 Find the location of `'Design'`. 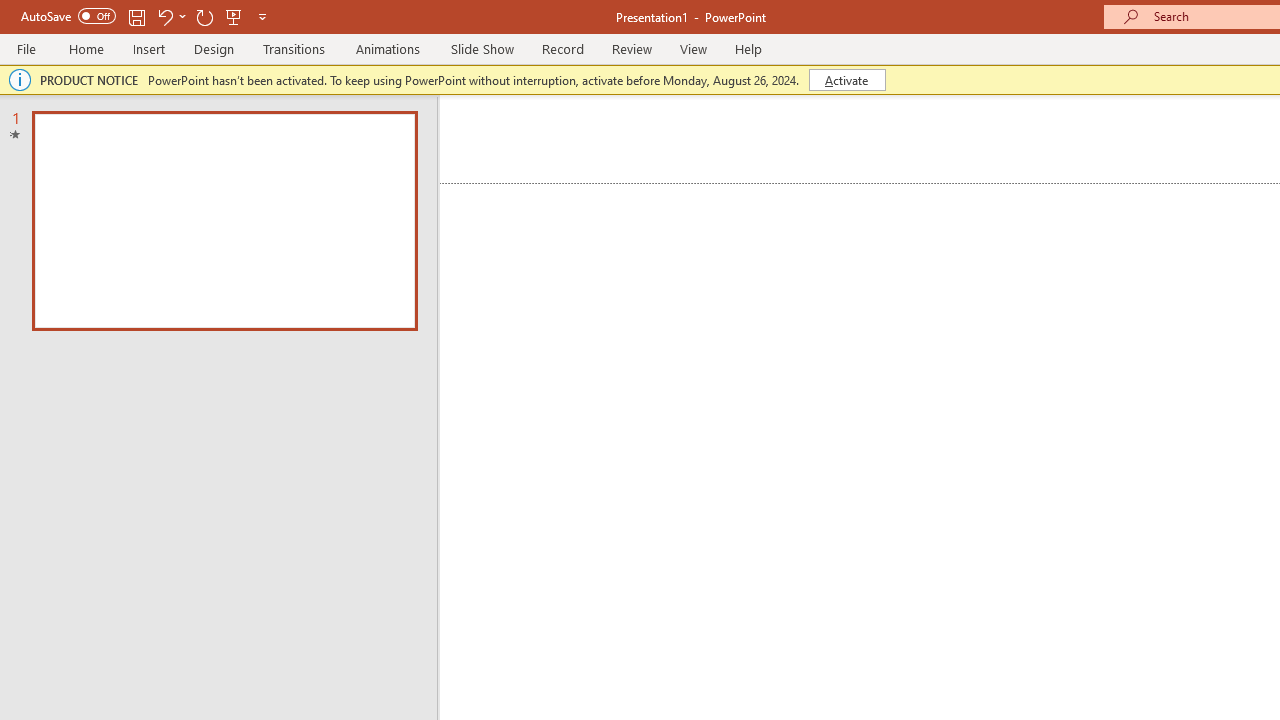

'Design' is located at coordinates (214, 48).